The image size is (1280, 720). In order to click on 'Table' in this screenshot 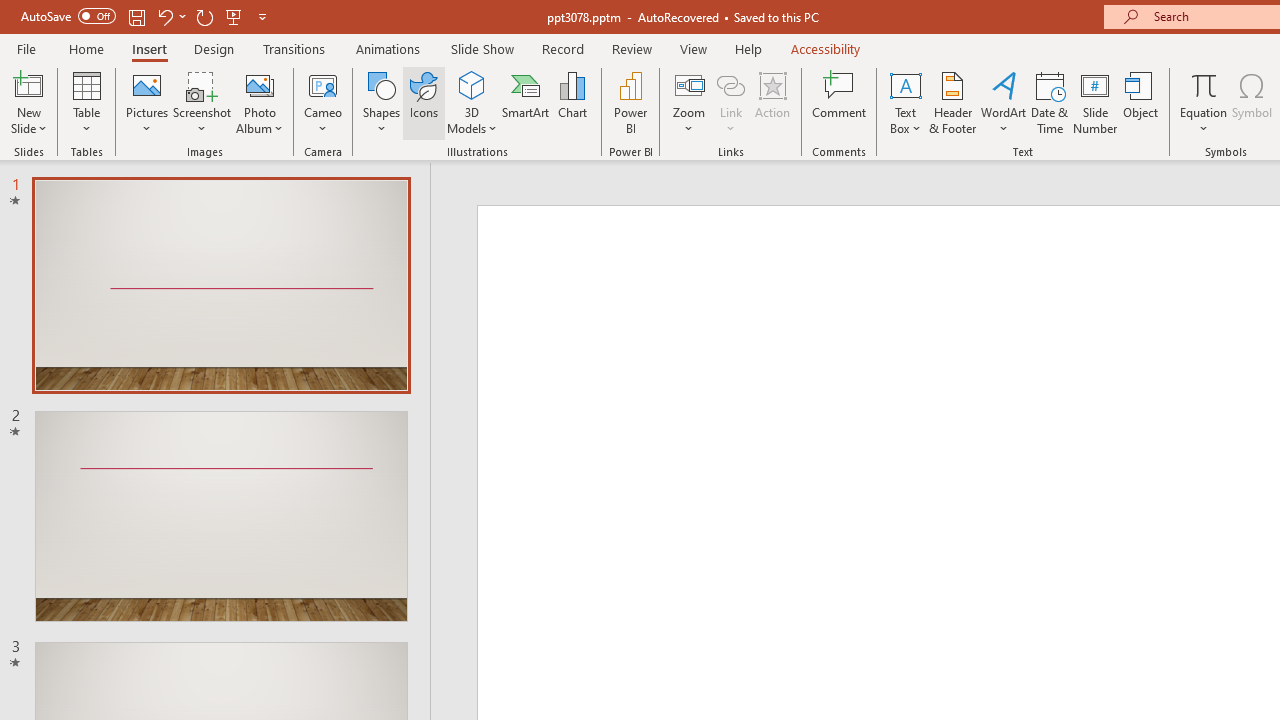, I will do `click(86, 103)`.